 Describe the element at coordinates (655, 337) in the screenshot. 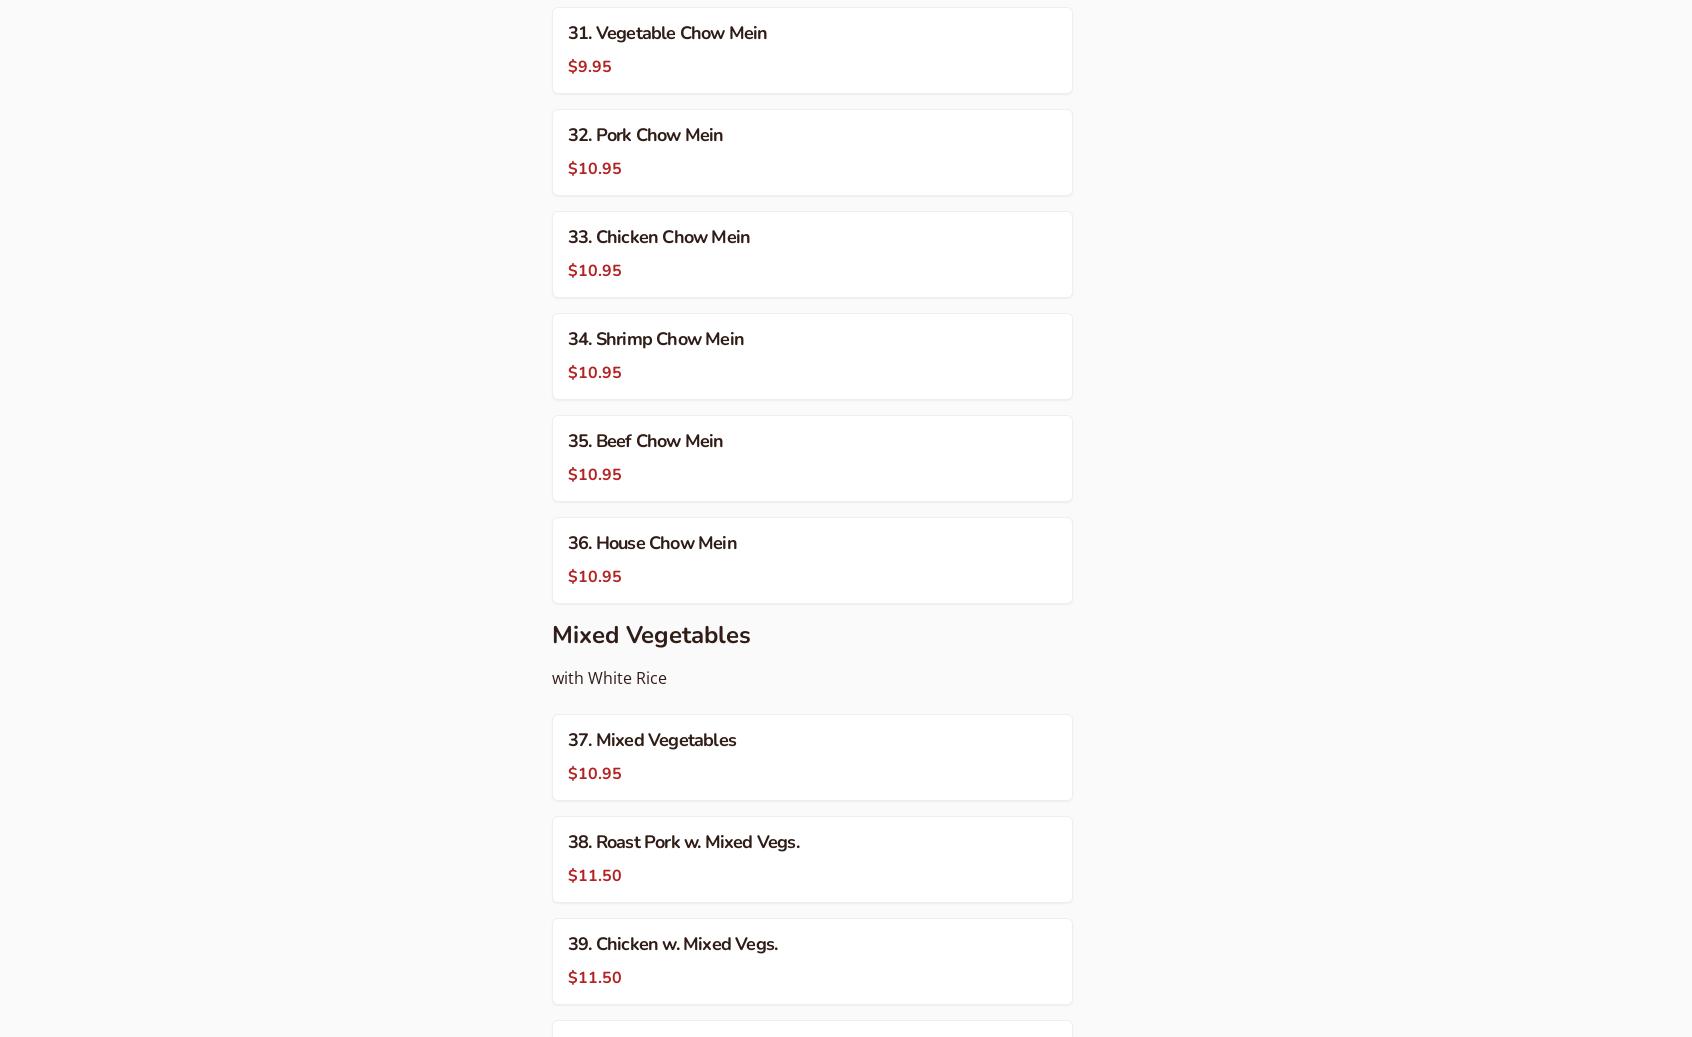

I see `'34. Shrimp Chow Mein'` at that location.